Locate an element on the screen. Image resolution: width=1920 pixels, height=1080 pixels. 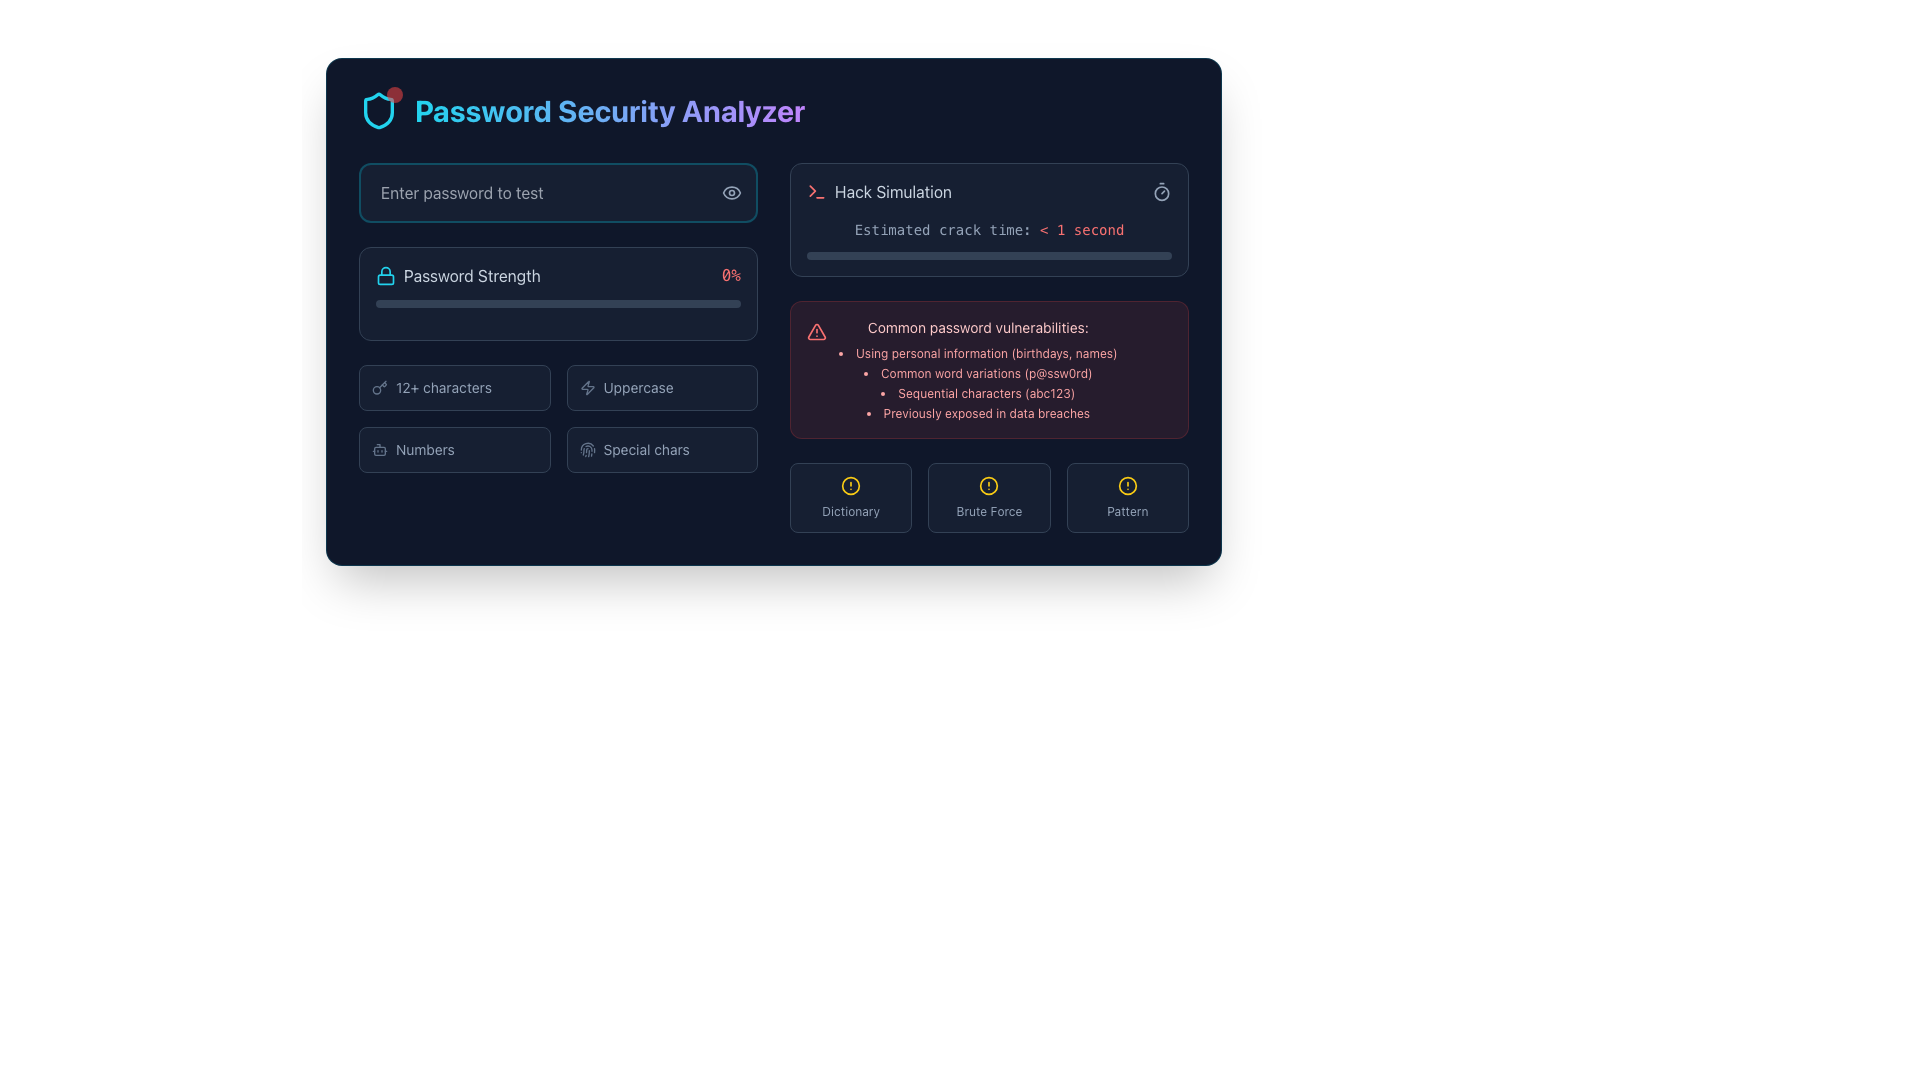
the warning icon circle indicating potential dictionary attack risks located in the 'Dictionary' module at the bottom of the interface is located at coordinates (851, 486).